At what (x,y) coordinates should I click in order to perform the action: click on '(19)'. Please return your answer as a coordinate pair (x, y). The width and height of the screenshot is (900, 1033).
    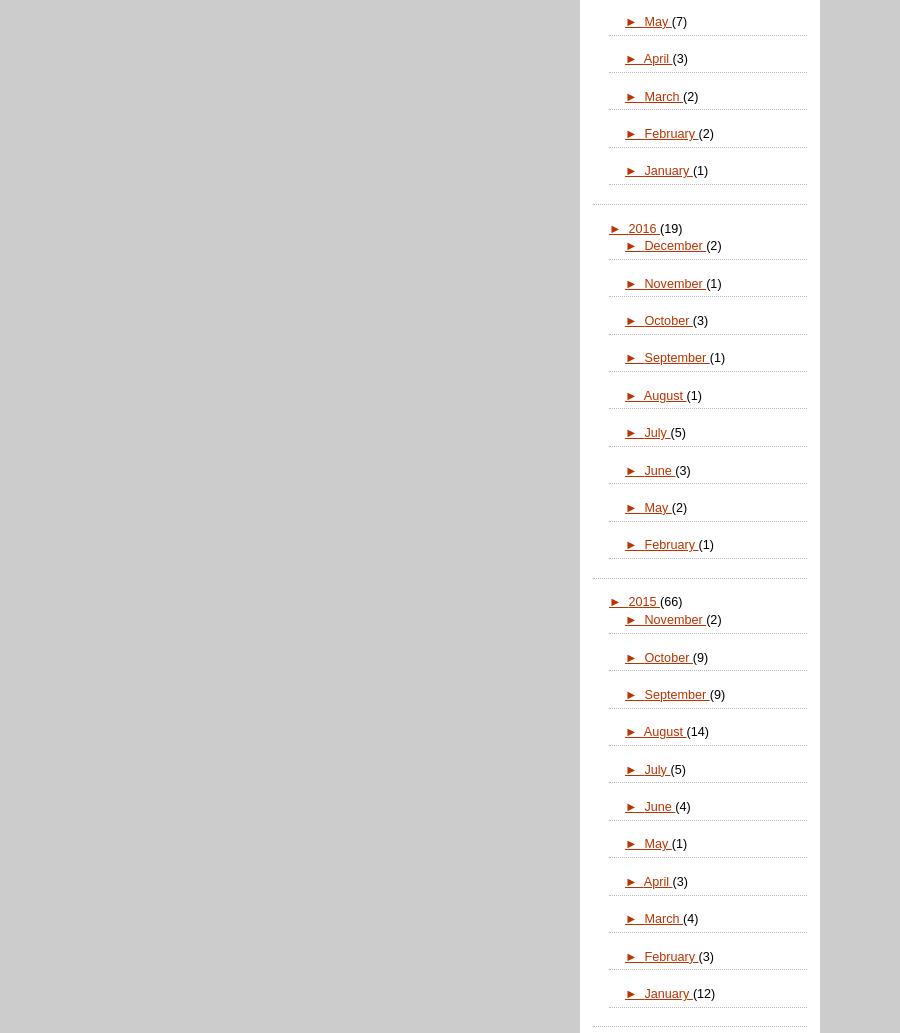
    Looking at the image, I should click on (671, 226).